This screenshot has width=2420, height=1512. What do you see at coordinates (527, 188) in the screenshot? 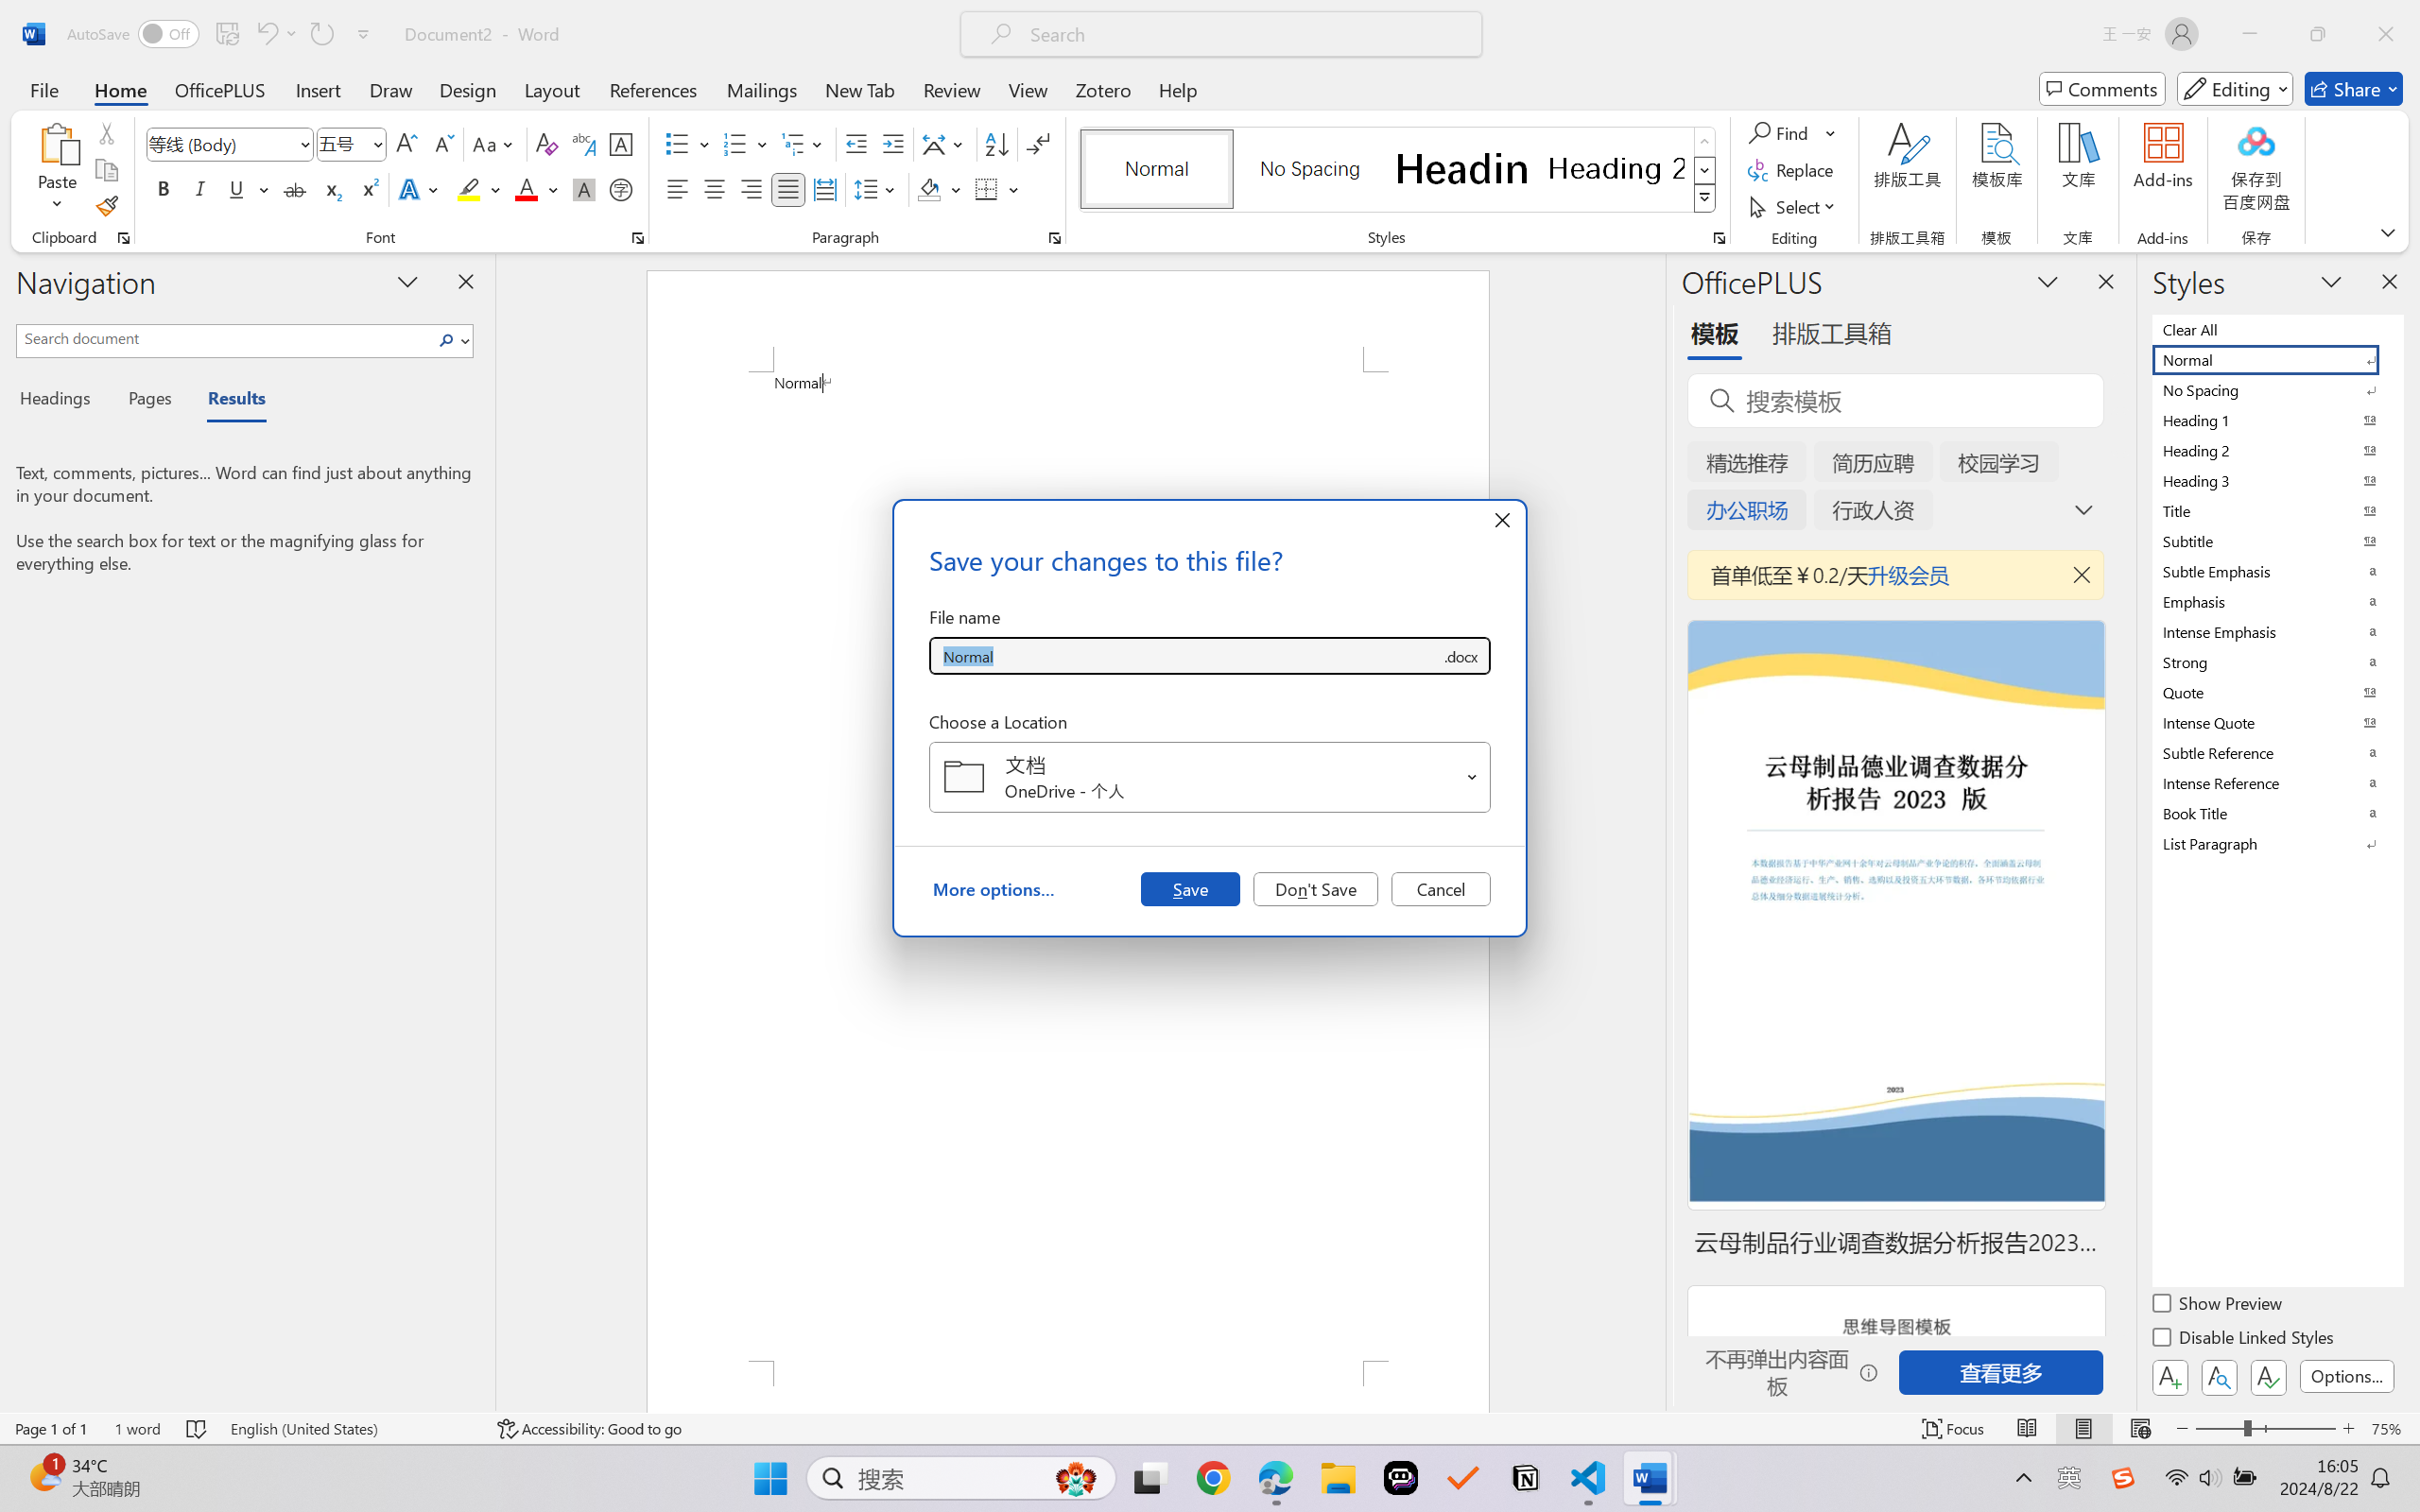
I see `'Font Color Red'` at bounding box center [527, 188].